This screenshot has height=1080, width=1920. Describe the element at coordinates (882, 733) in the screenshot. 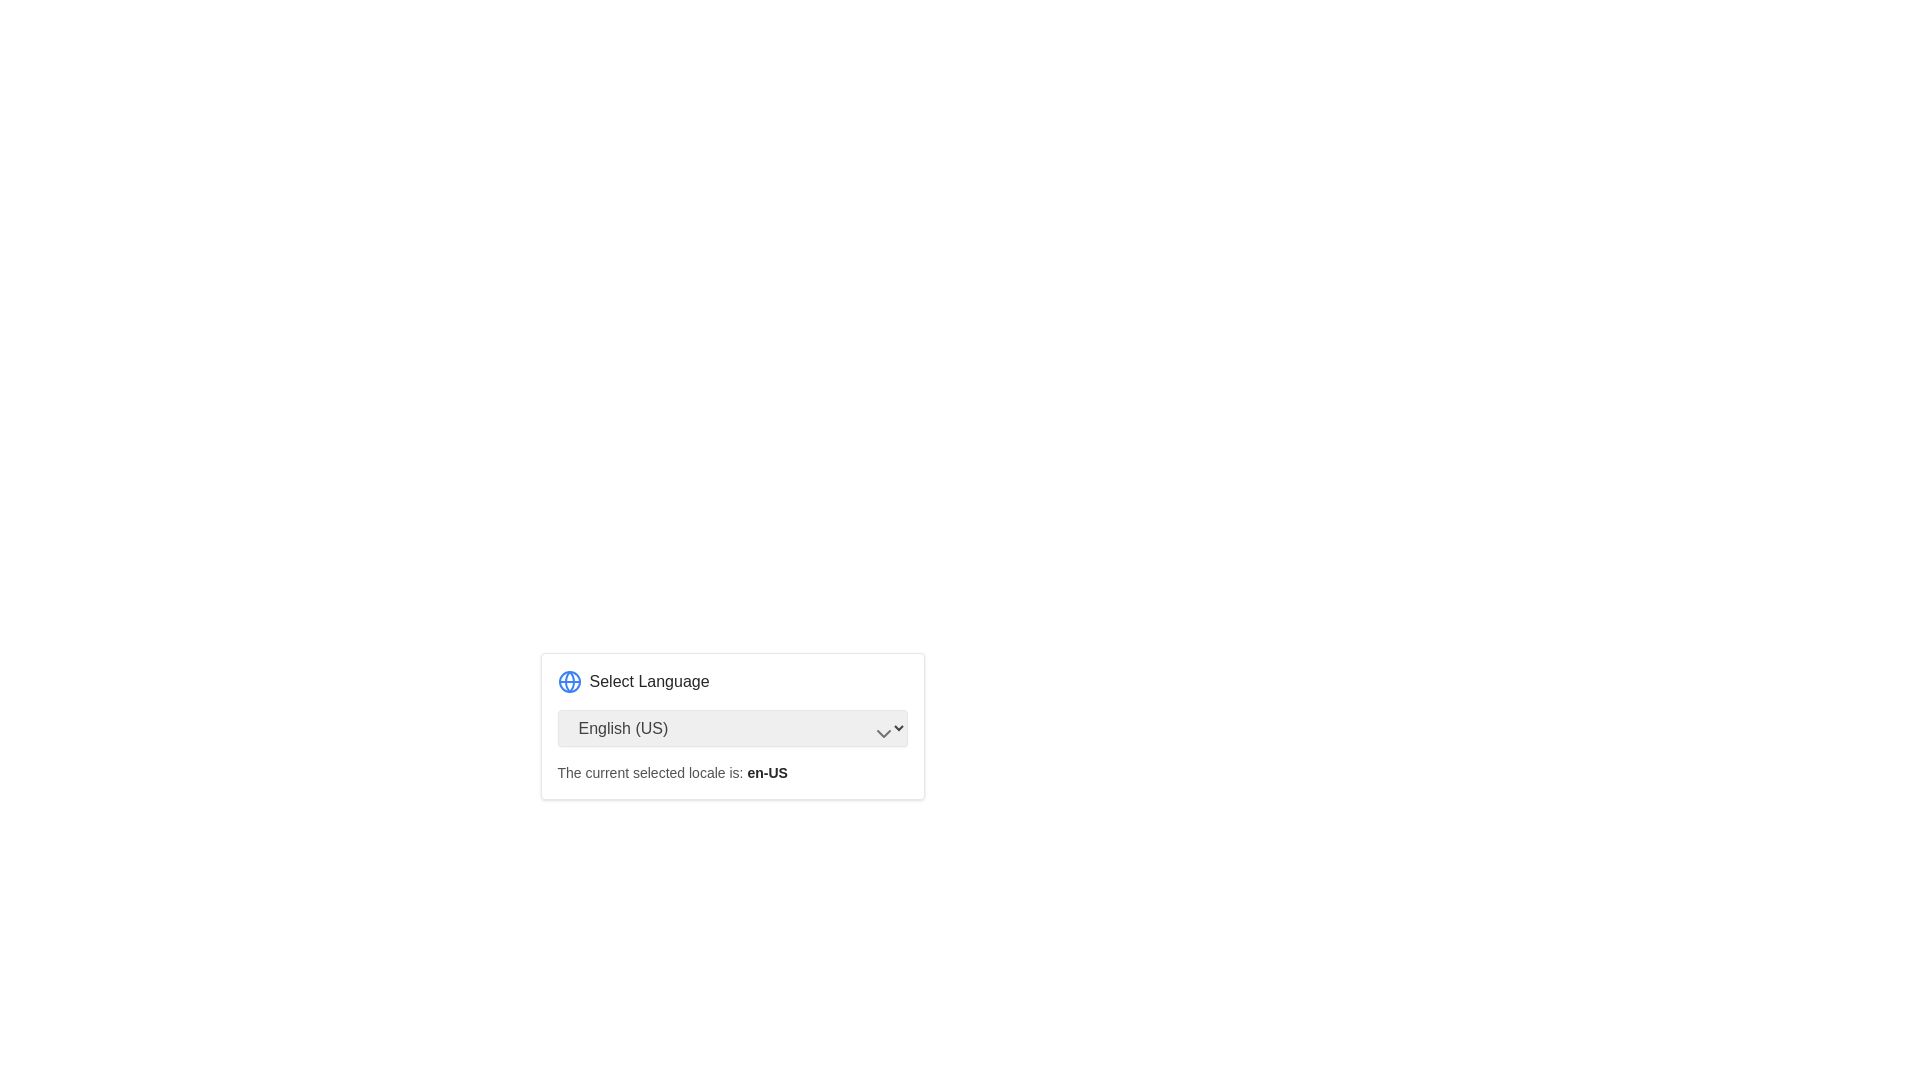

I see `the downward-facing chevron icon located in the upper-right corner of the dropdown displaying 'English (US)'` at that location.